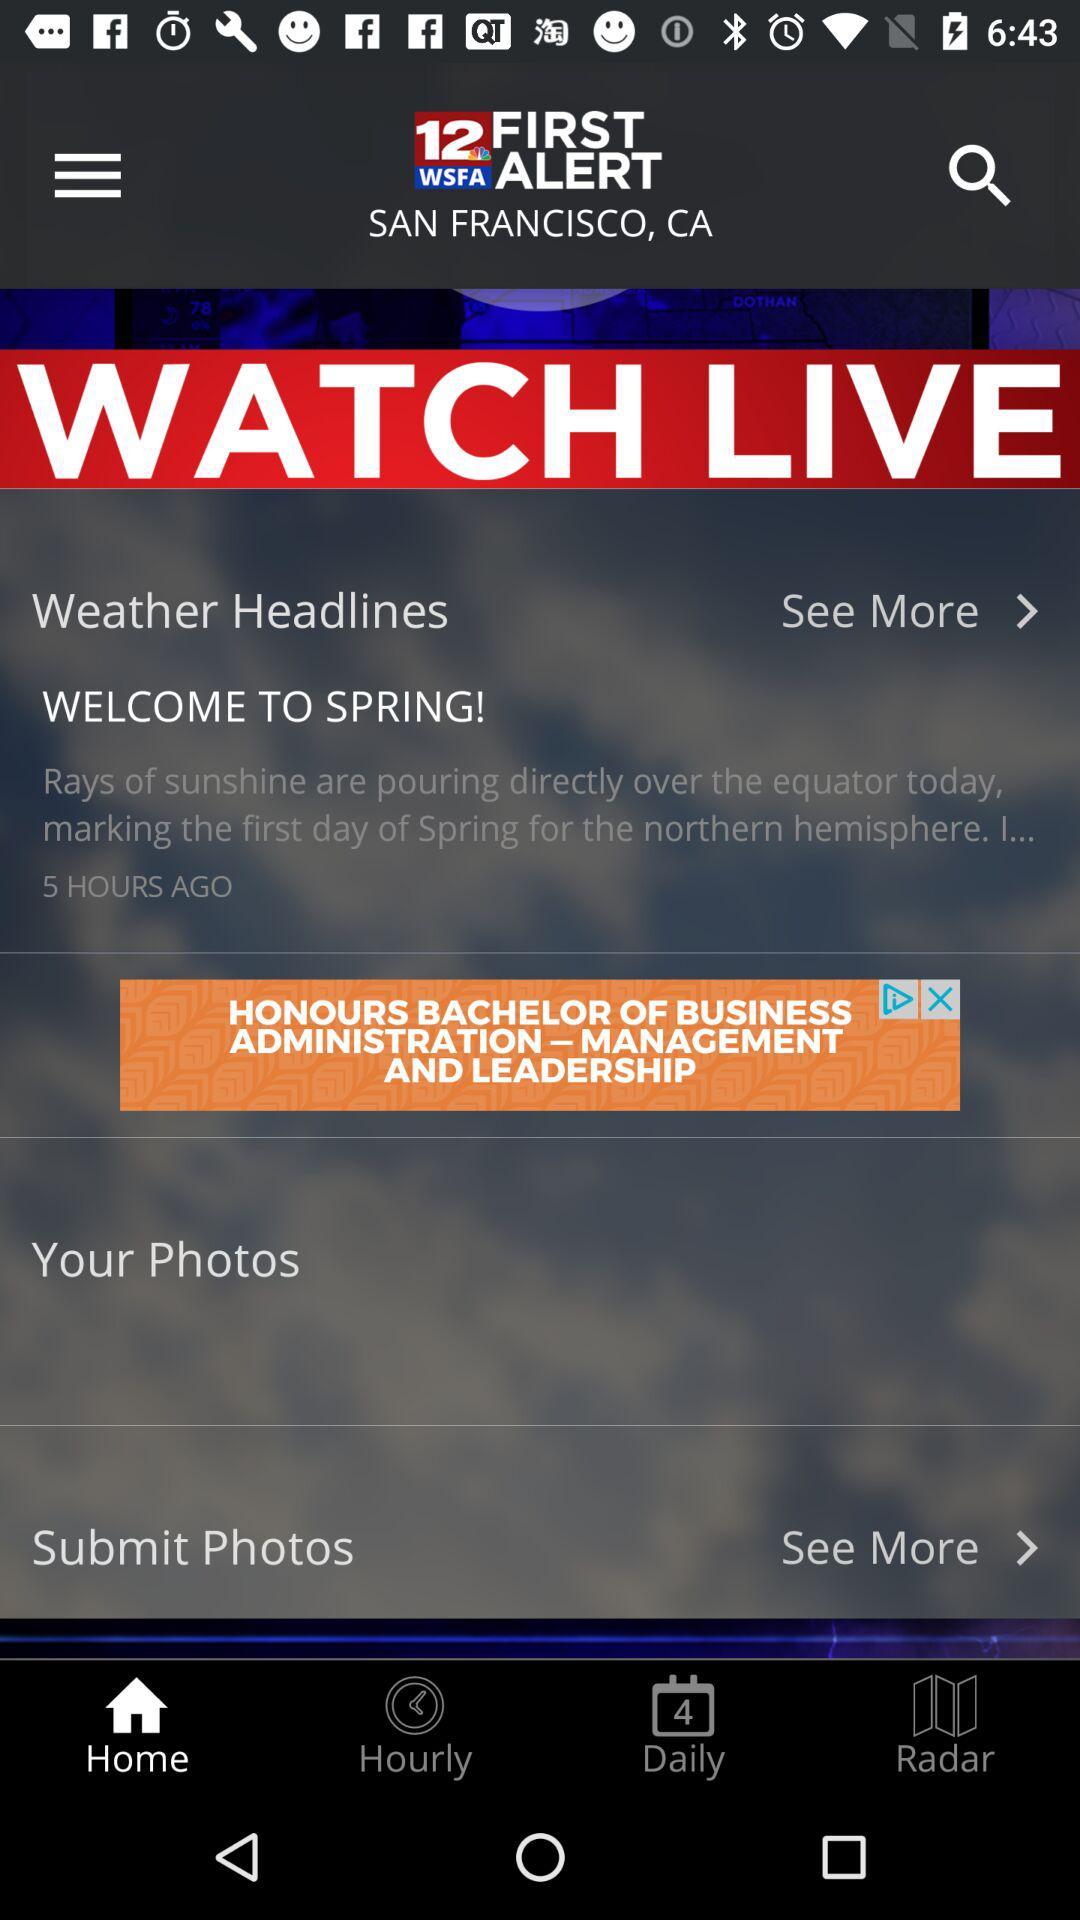 The image size is (1080, 1920). Describe the element at coordinates (413, 1726) in the screenshot. I see `item to the left of daily icon` at that location.